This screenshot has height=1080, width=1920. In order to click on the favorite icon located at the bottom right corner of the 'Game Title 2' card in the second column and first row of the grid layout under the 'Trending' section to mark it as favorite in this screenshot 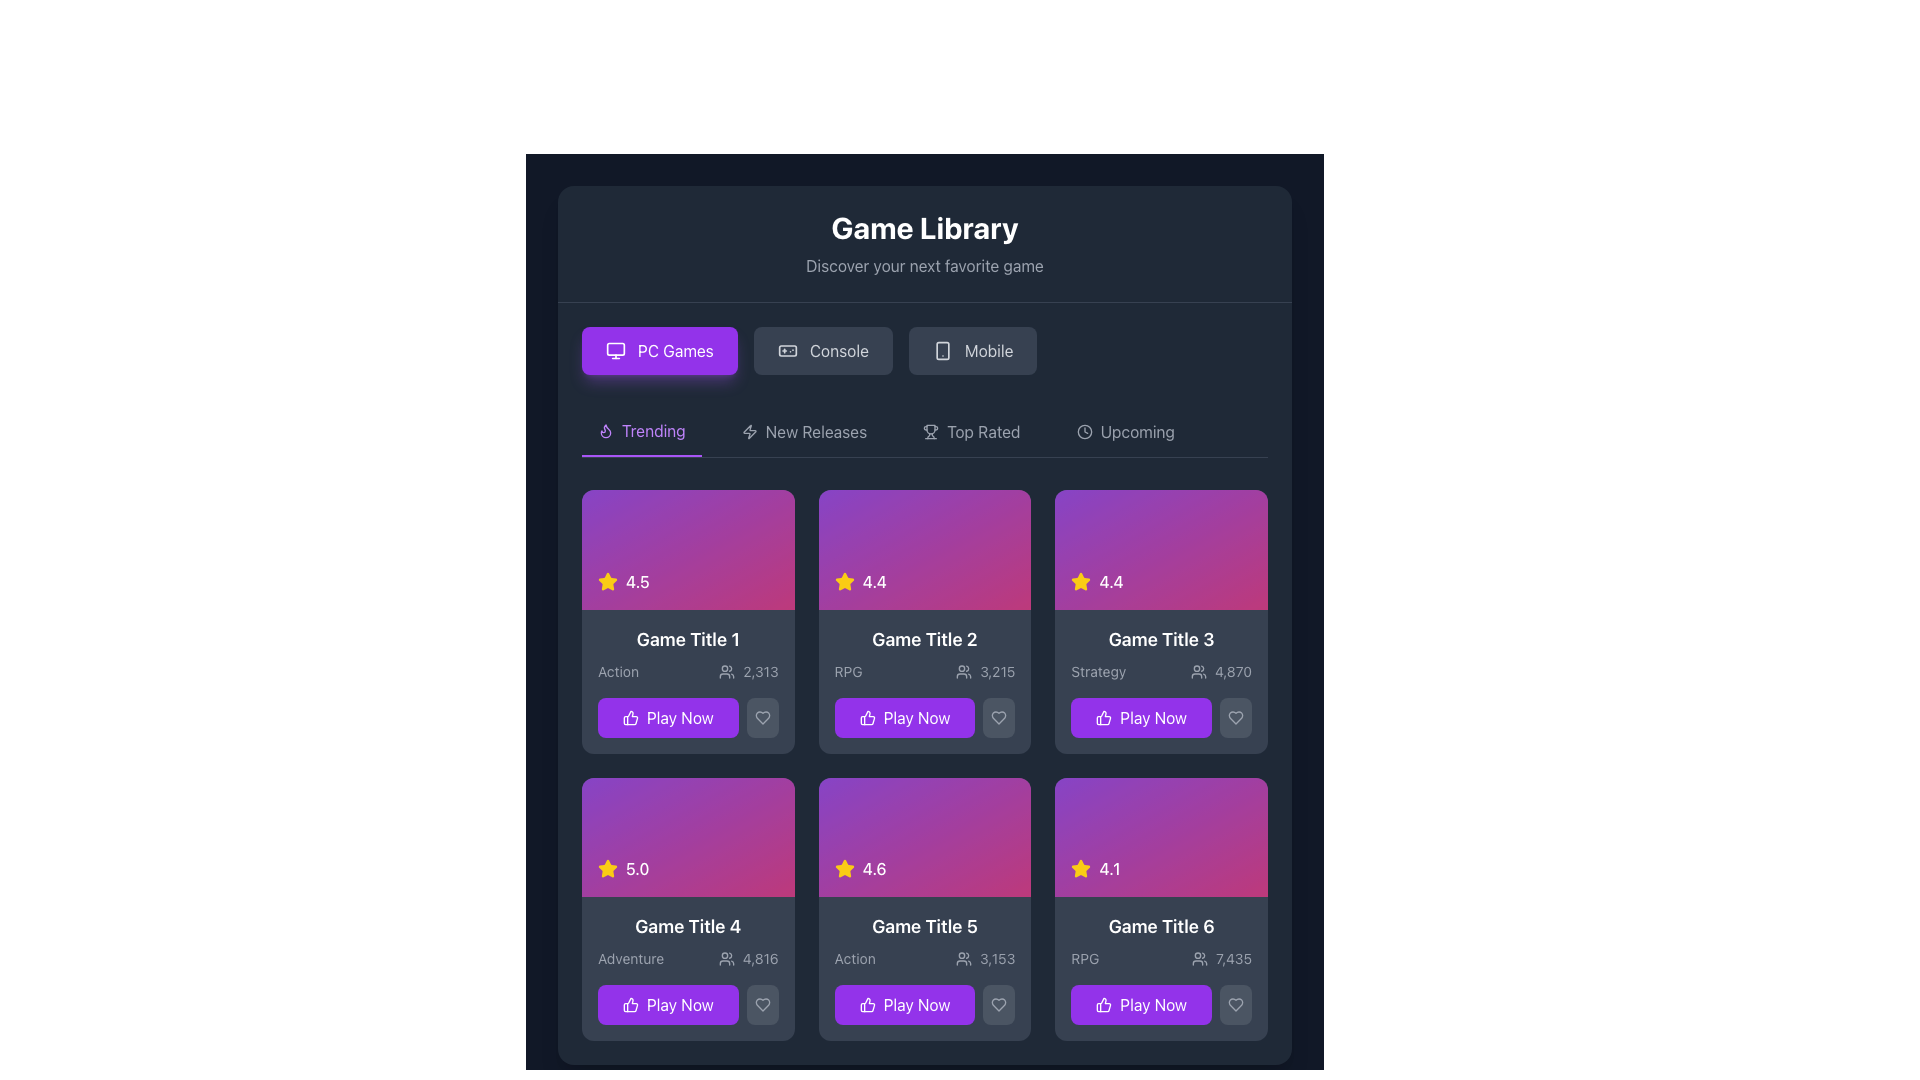, I will do `click(999, 716)`.